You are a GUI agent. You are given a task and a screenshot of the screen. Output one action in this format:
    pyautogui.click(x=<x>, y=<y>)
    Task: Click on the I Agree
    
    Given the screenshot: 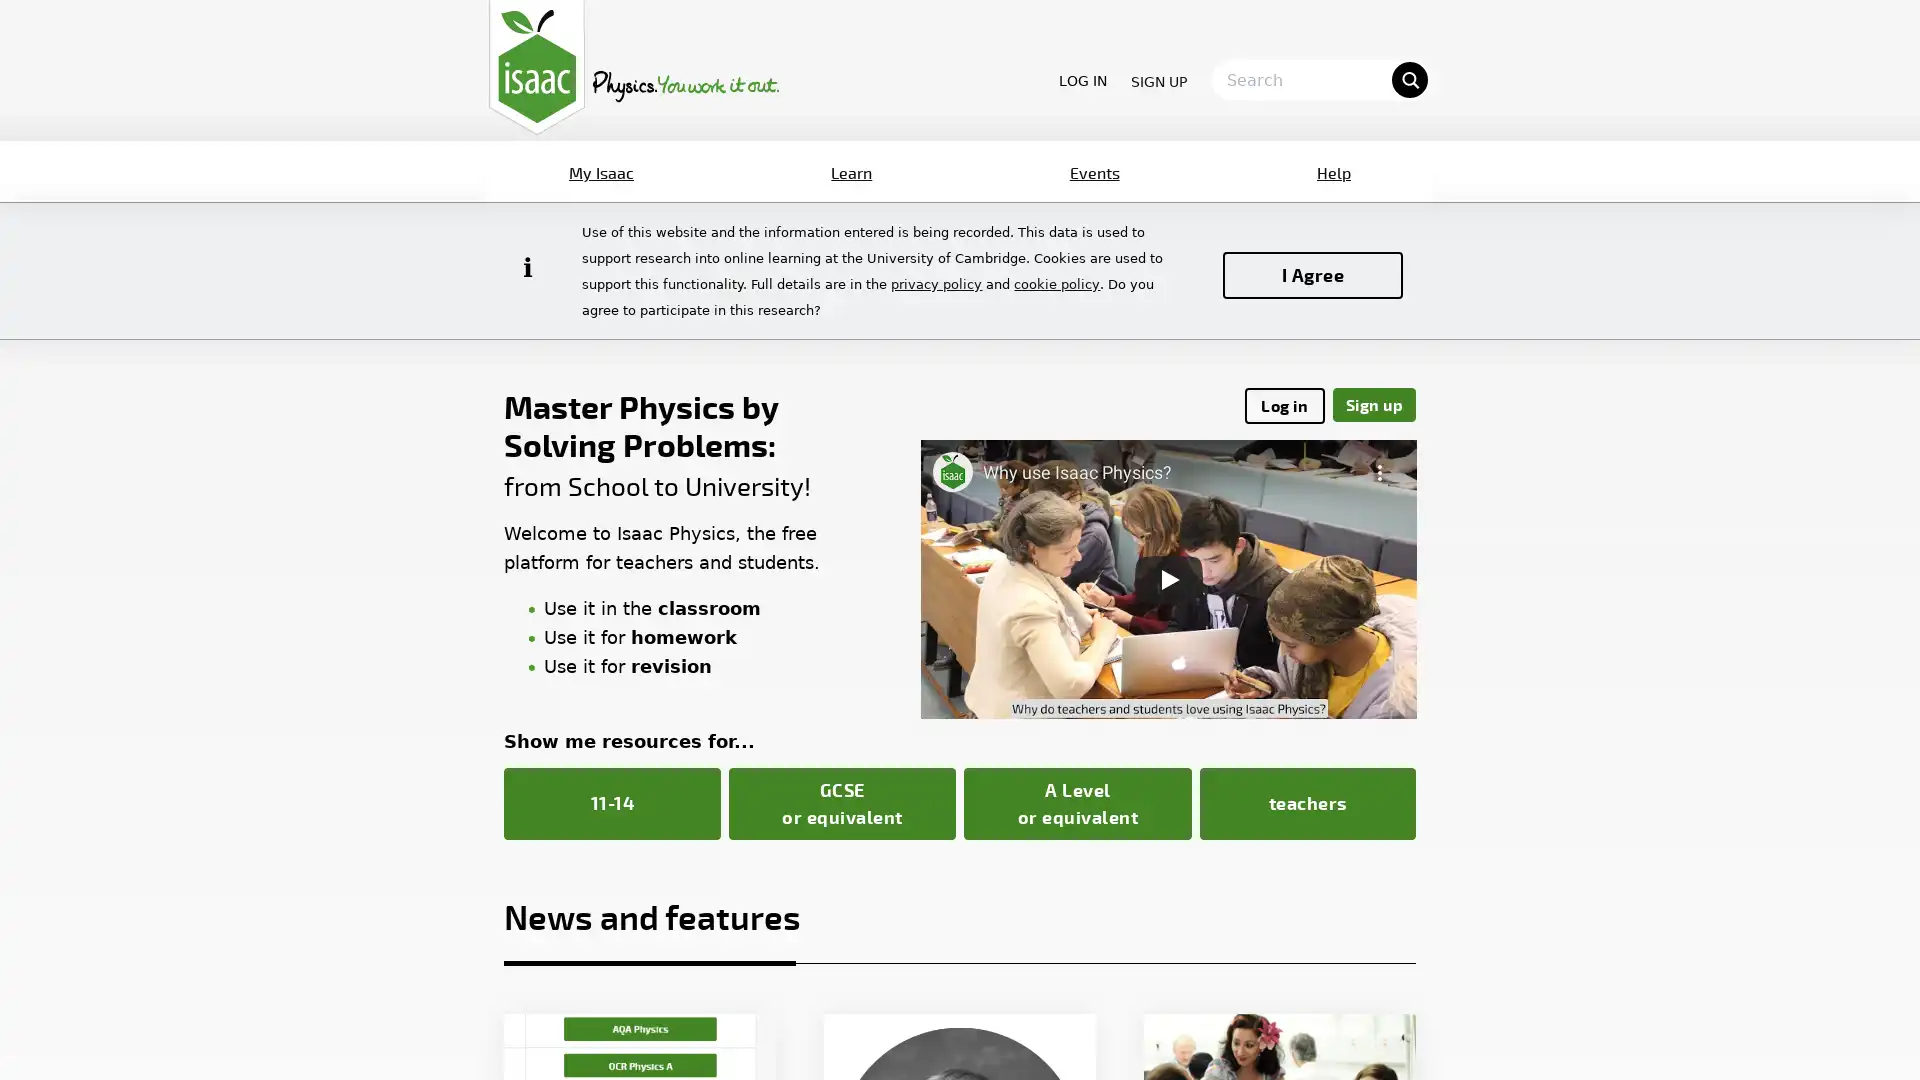 What is the action you would take?
    pyautogui.click(x=1313, y=274)
    